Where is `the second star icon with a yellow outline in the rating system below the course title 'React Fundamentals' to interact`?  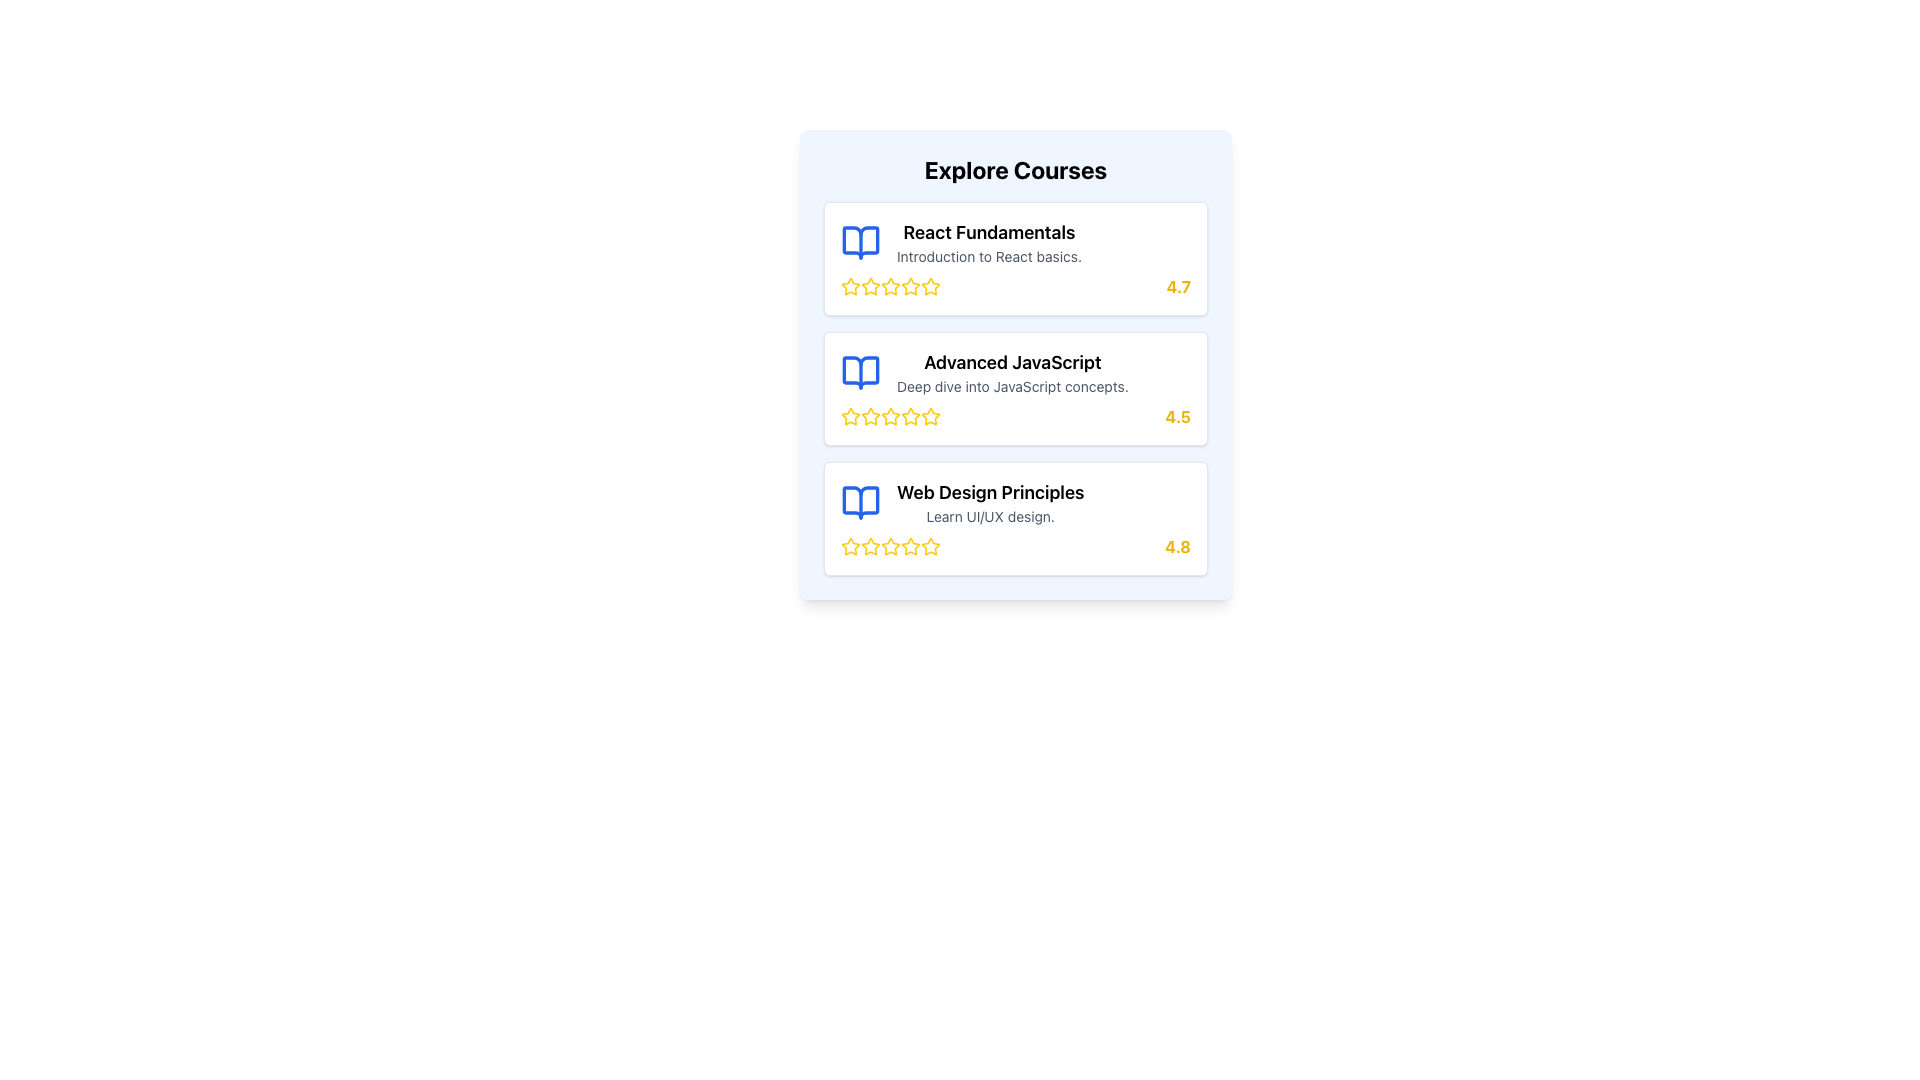 the second star icon with a yellow outline in the rating system below the course title 'React Fundamentals' to interact is located at coordinates (909, 285).